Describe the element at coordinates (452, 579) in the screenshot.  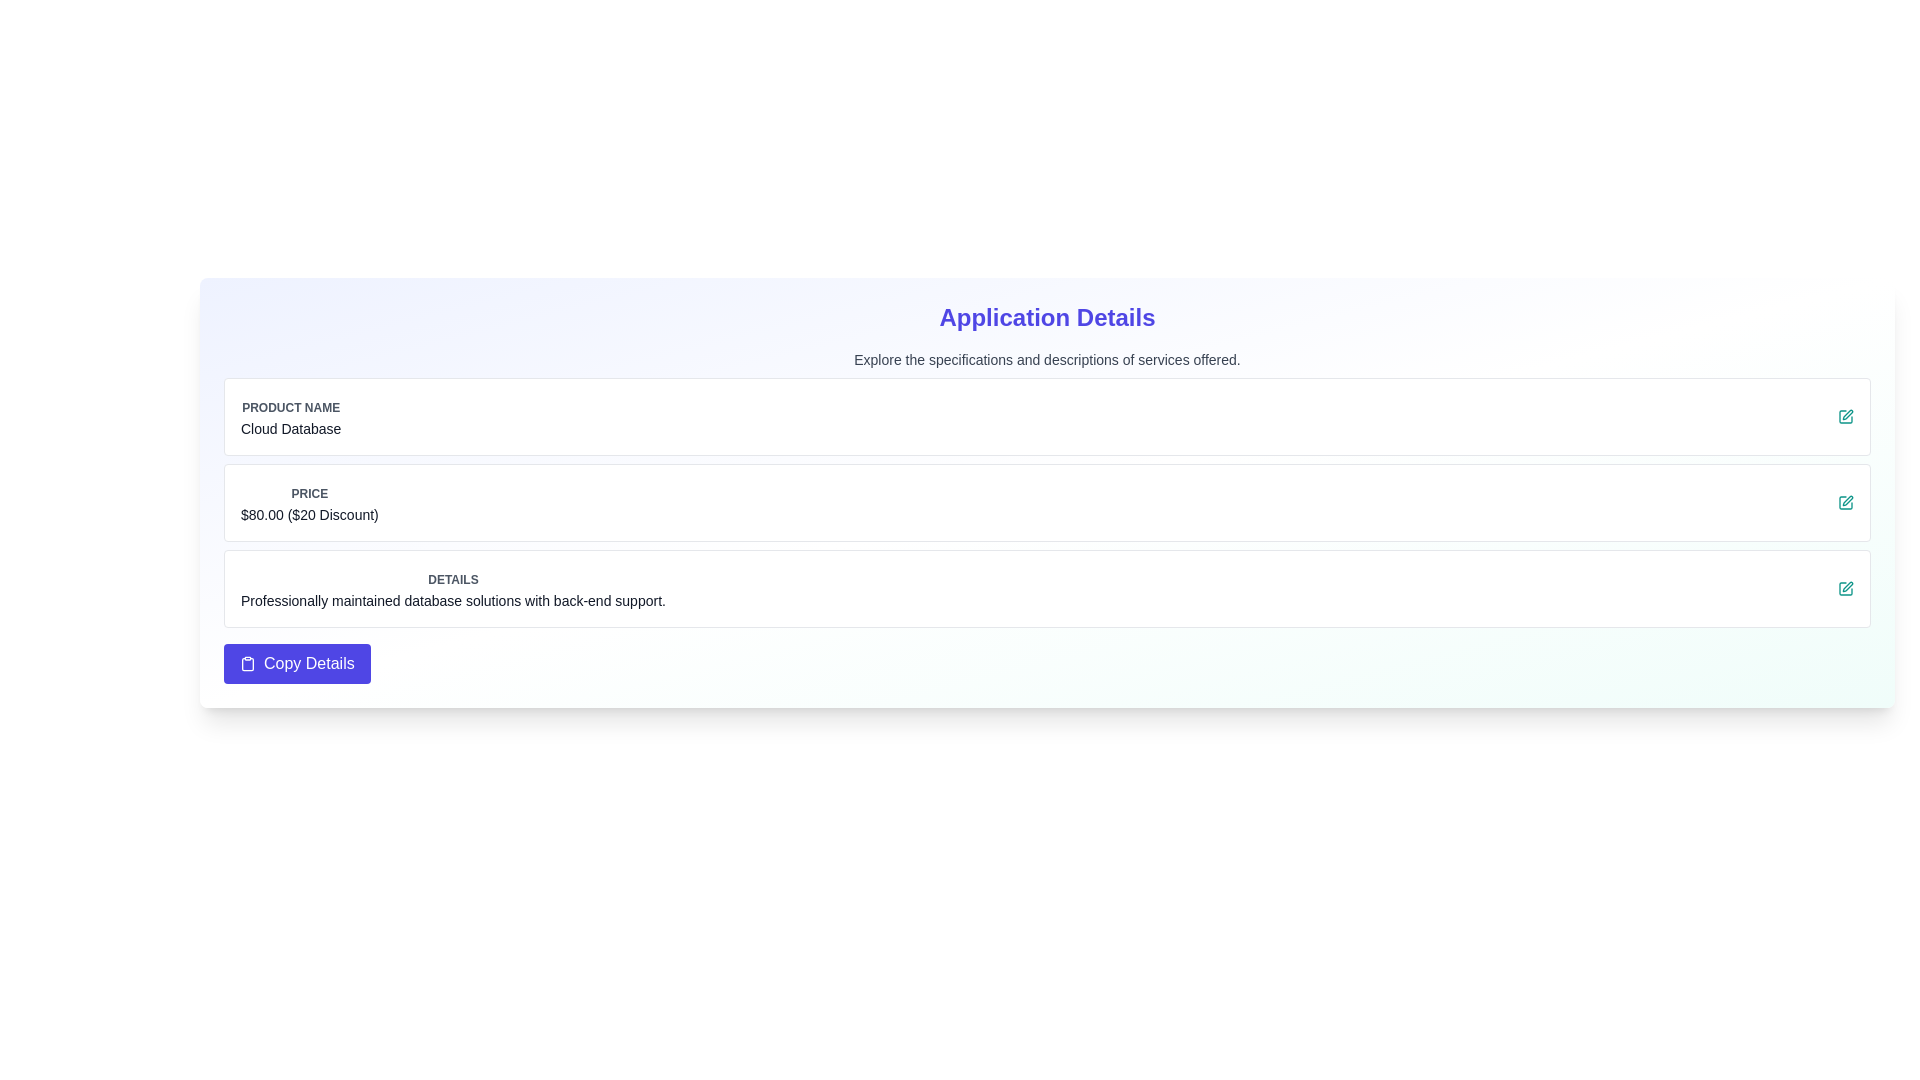
I see `the text label styled in small uppercase gray font with the text 'Details', located at the bottom section of the interface above a descriptive line about database solutions` at that location.